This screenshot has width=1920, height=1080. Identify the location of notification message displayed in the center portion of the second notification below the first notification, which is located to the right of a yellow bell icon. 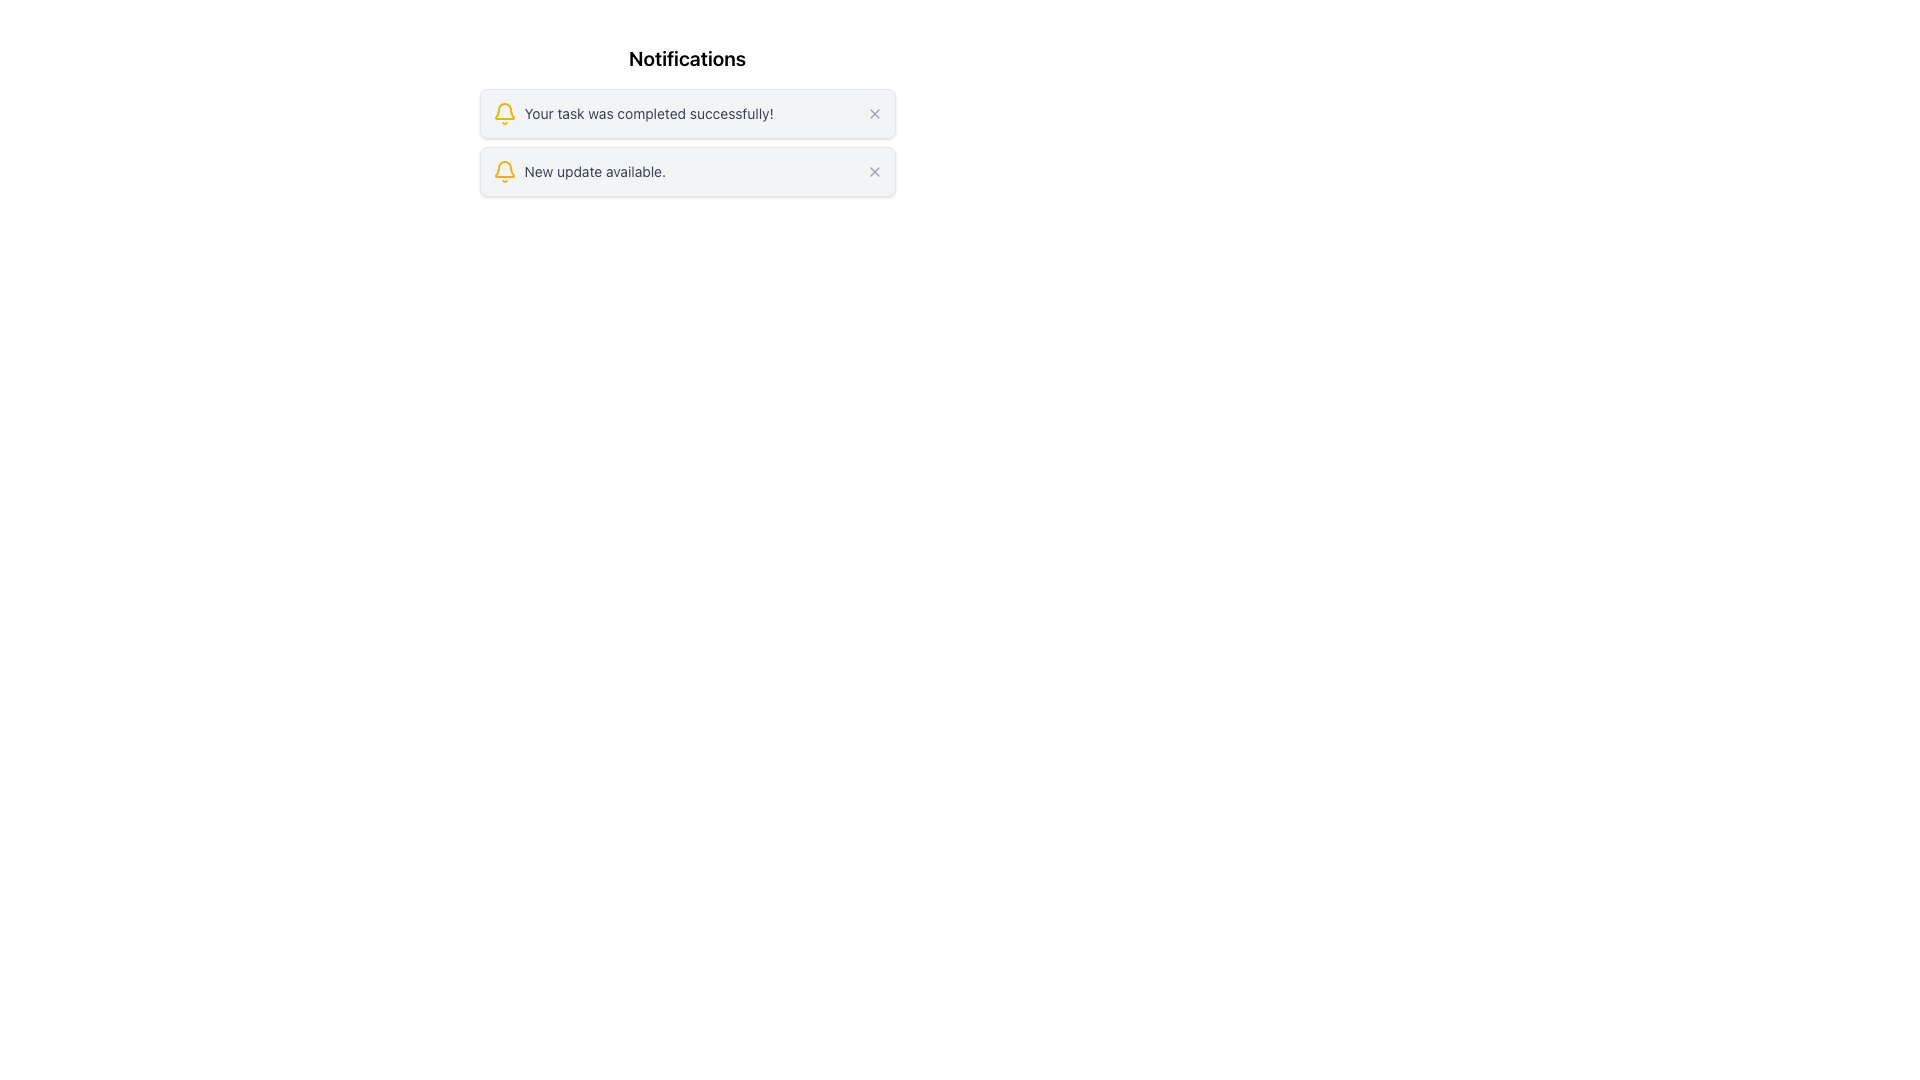
(594, 171).